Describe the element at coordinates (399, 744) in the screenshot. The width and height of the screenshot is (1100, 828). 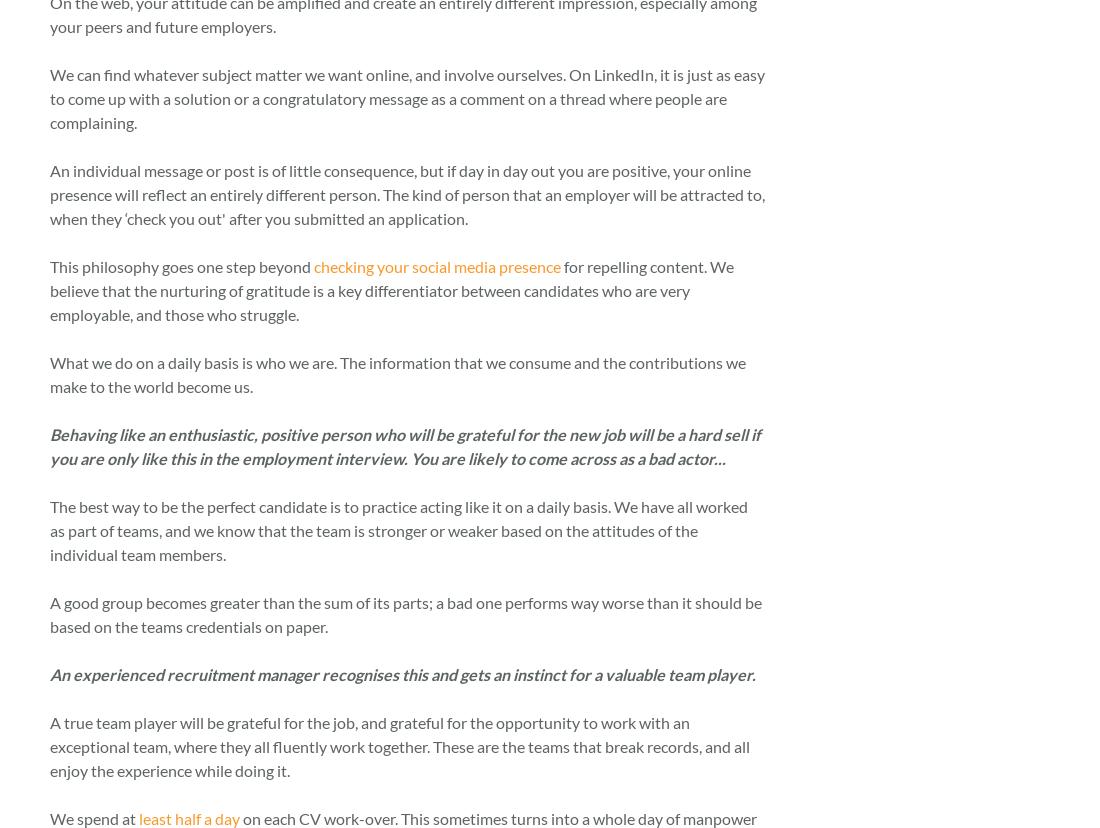
I see `'A true team player will be grateful for the job, and grateful for the opportunity to work with an exceptional team, where they all fluently work together. These are the teams that break records, and all enjoy the experience while doing it.'` at that location.